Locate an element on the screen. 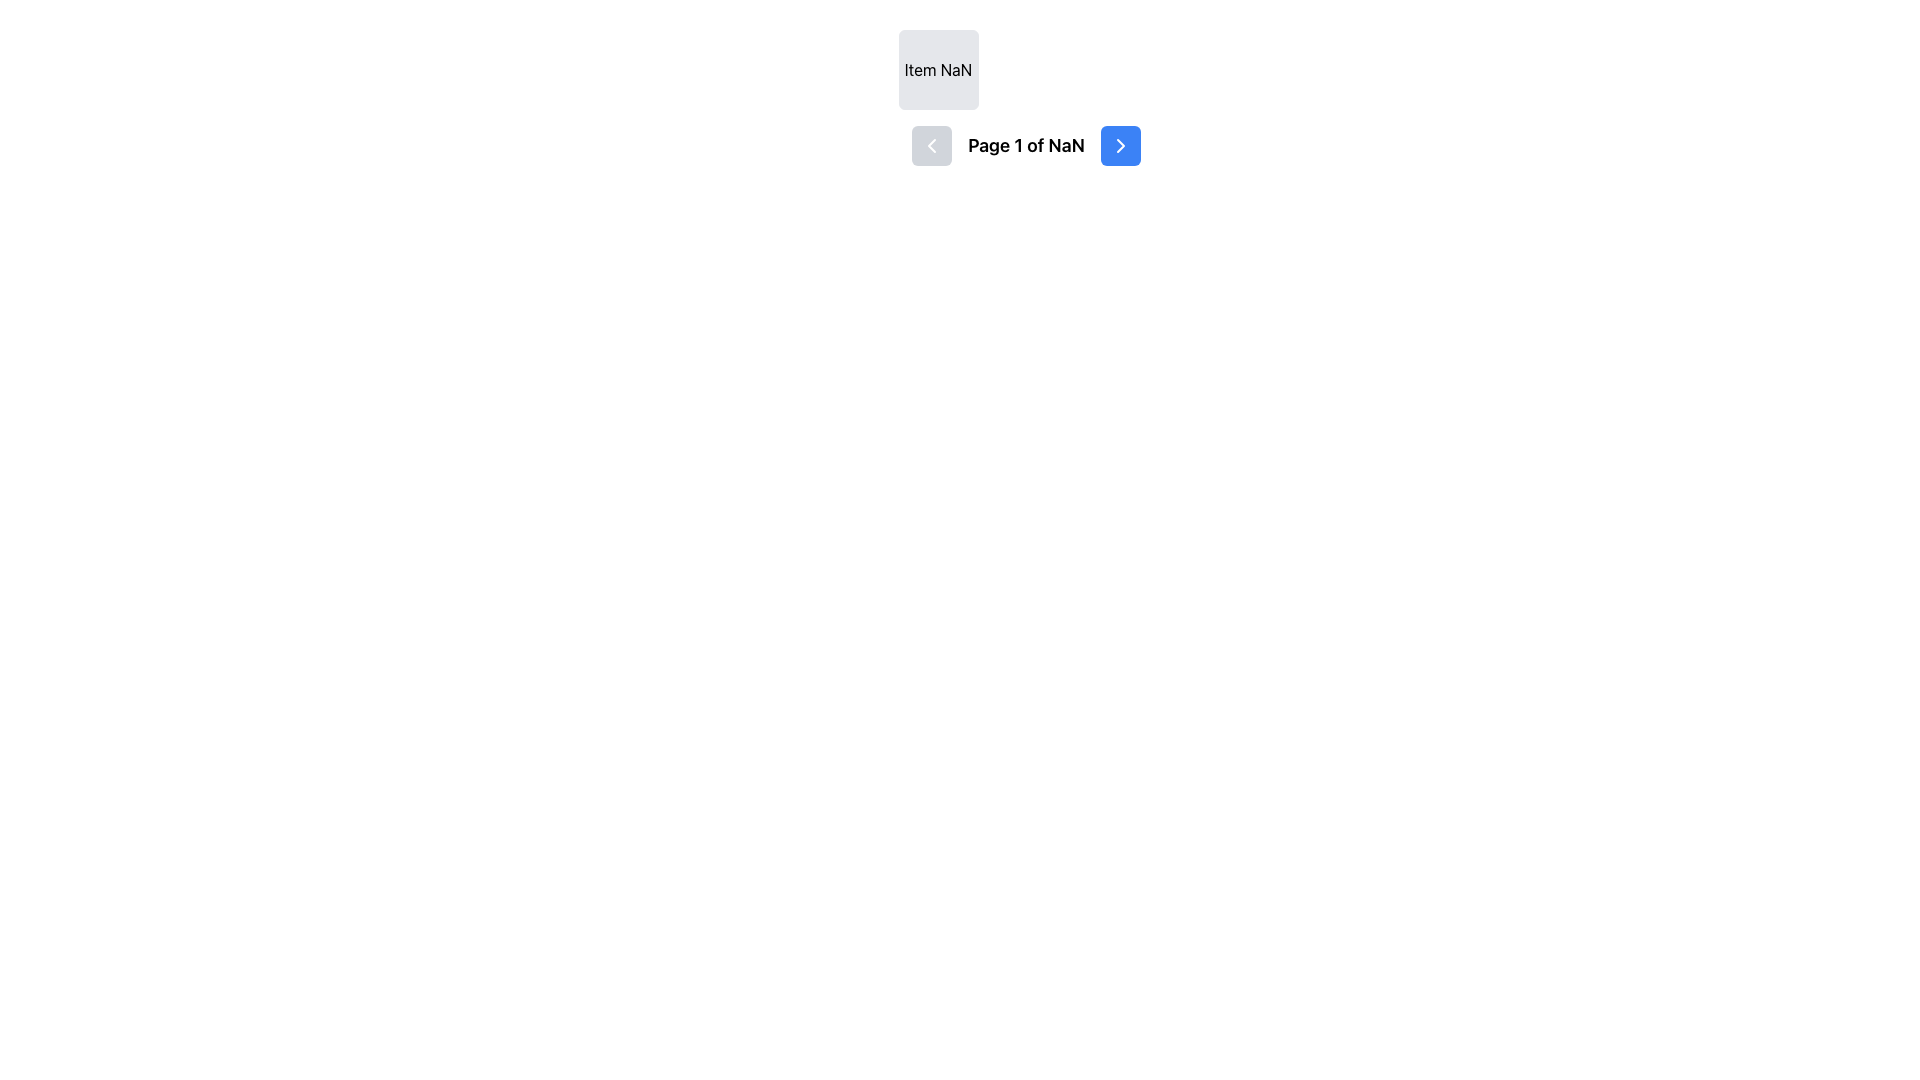 The height and width of the screenshot is (1080, 1920). page indicator text from the pagination control component located centrally at the bottom of the visible group, framed by two control buttons with the left button disabled and the right button active is located at coordinates (1026, 145).